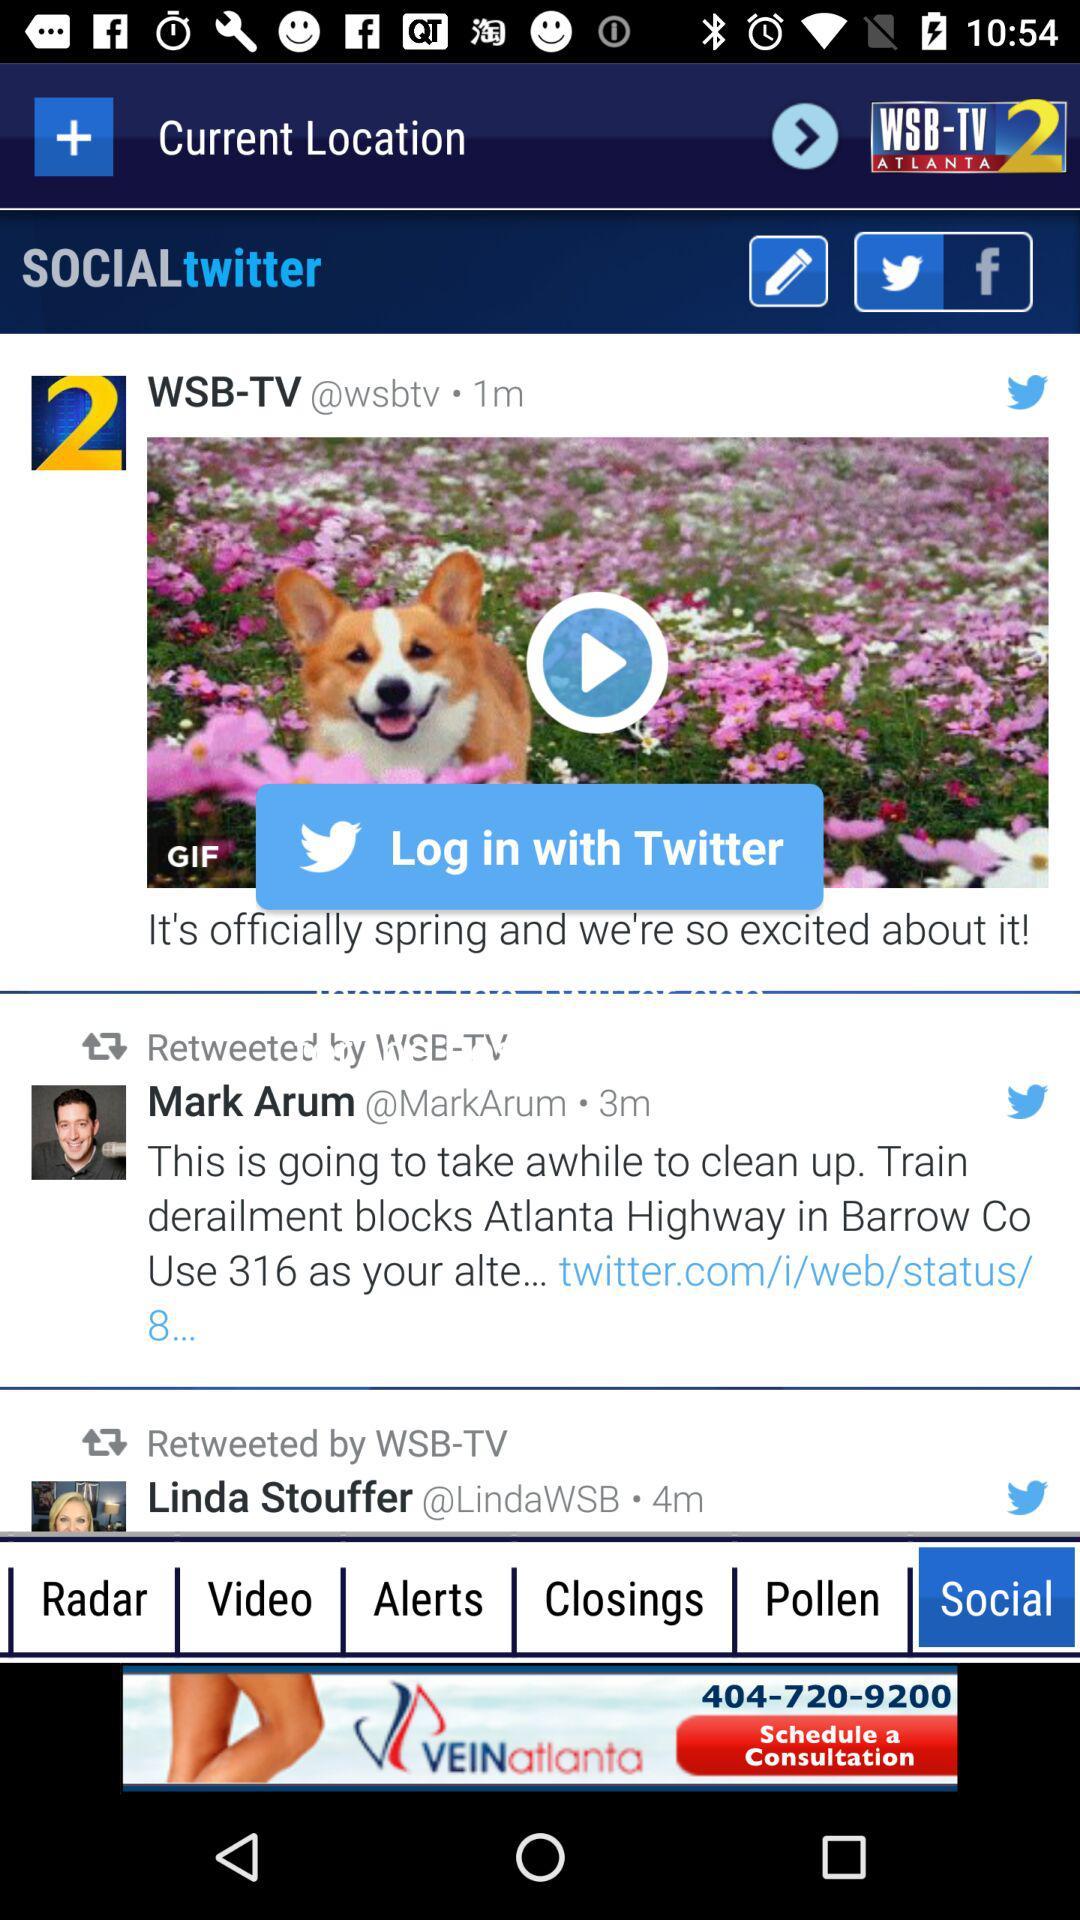 The height and width of the screenshot is (1920, 1080). I want to click on the log in with twitter, so click(540, 846).